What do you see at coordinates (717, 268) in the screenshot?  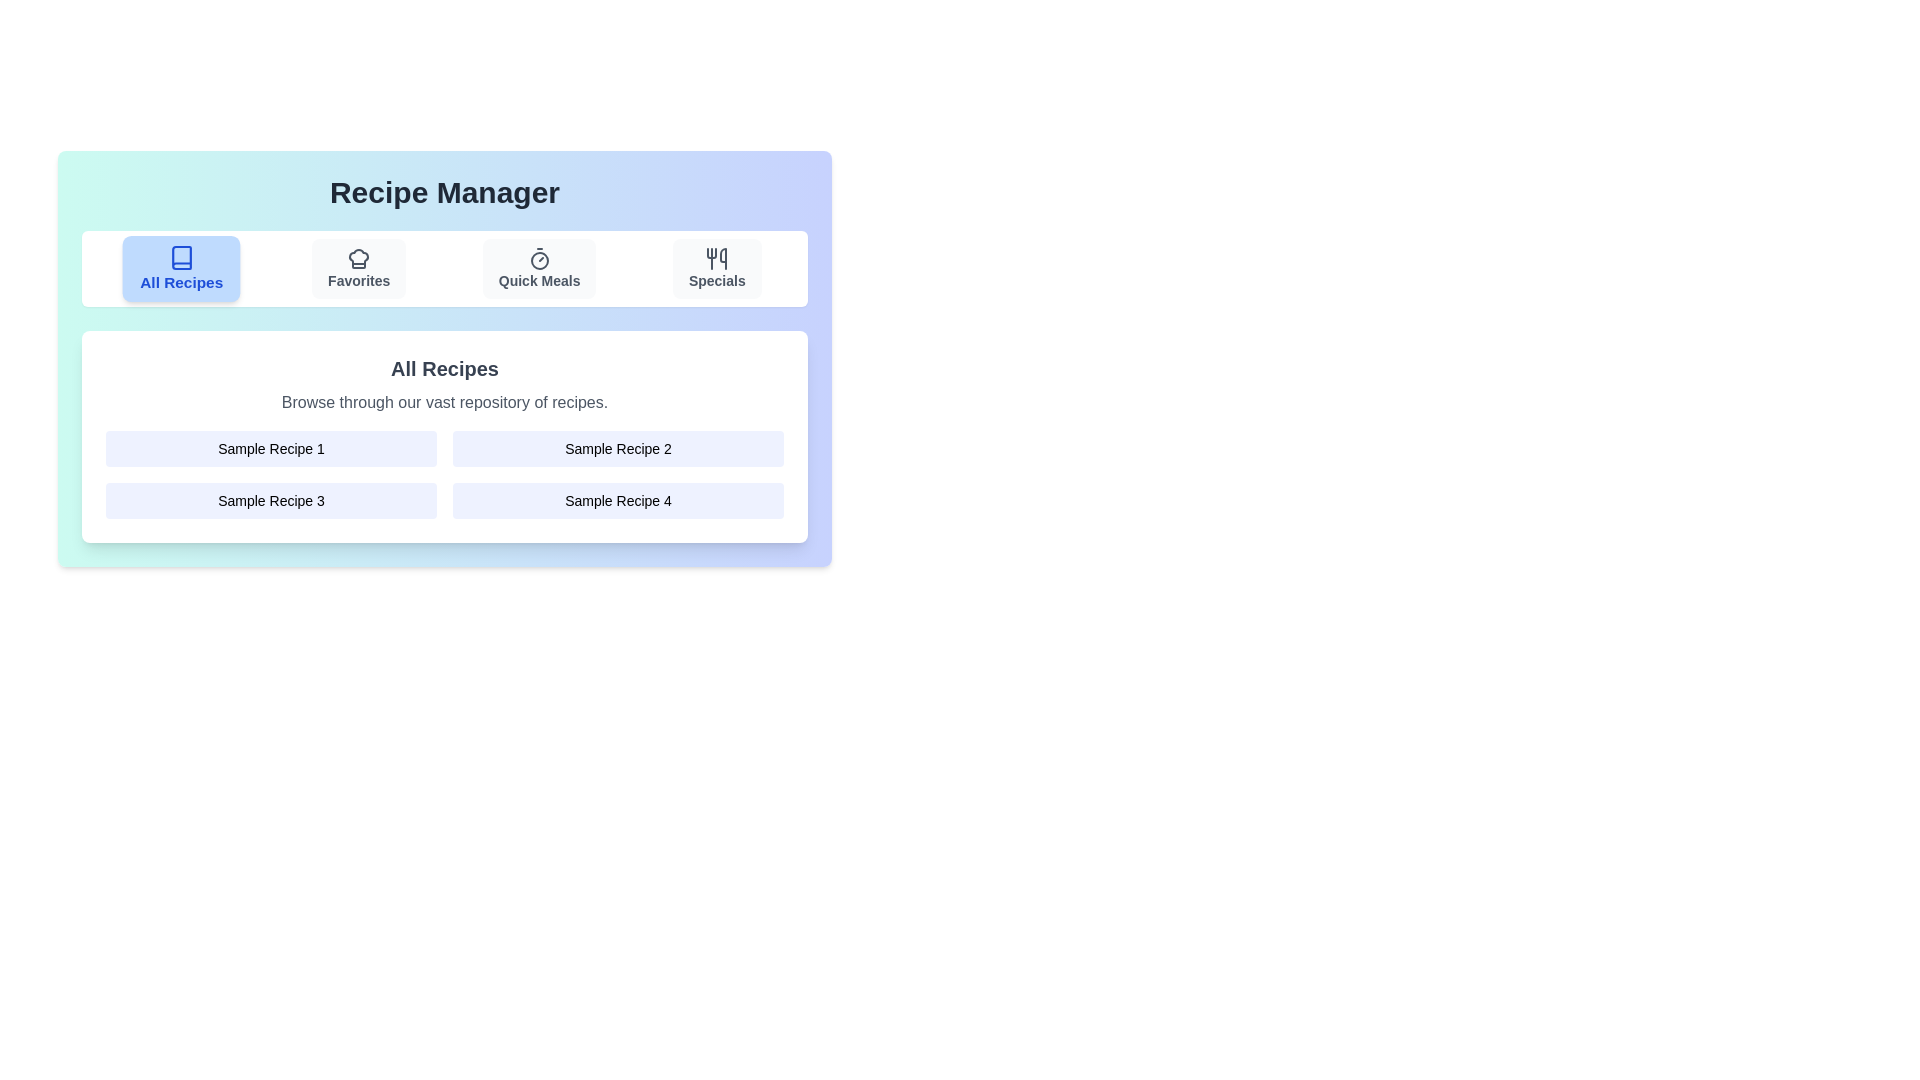 I see `the tab labeled Specials to switch to it` at bounding box center [717, 268].